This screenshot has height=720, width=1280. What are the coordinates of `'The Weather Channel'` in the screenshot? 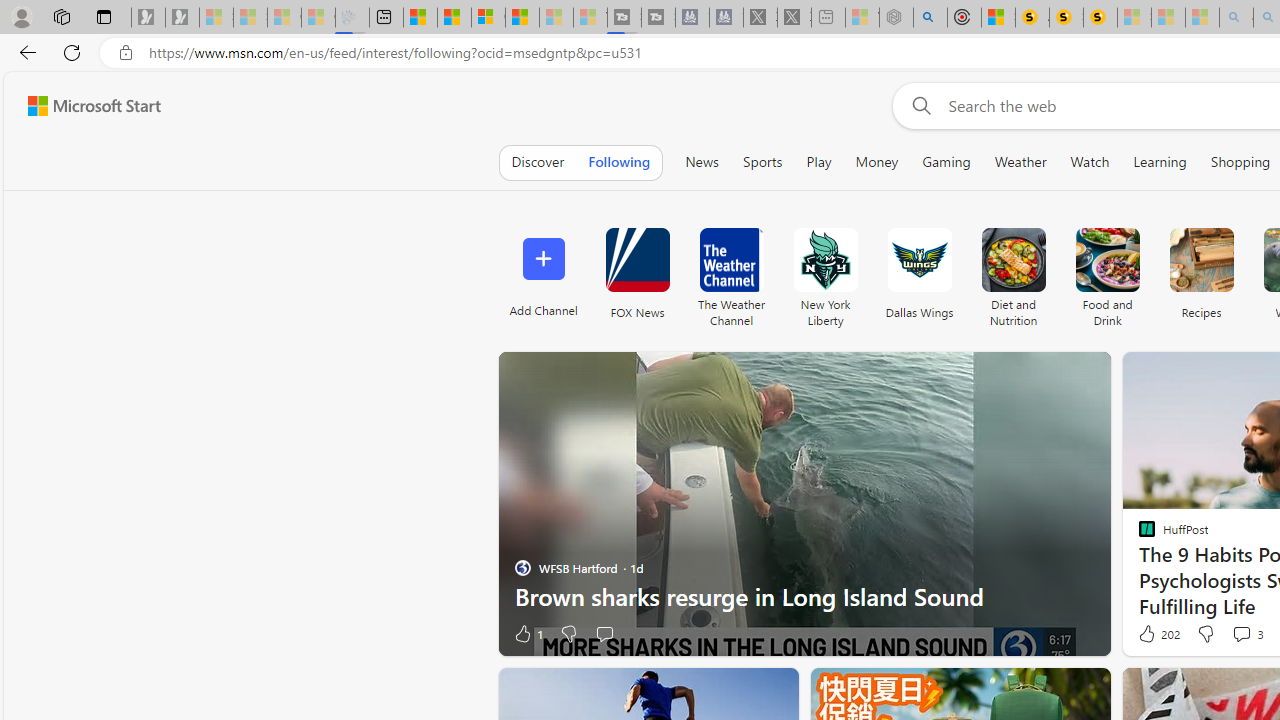 It's located at (730, 259).